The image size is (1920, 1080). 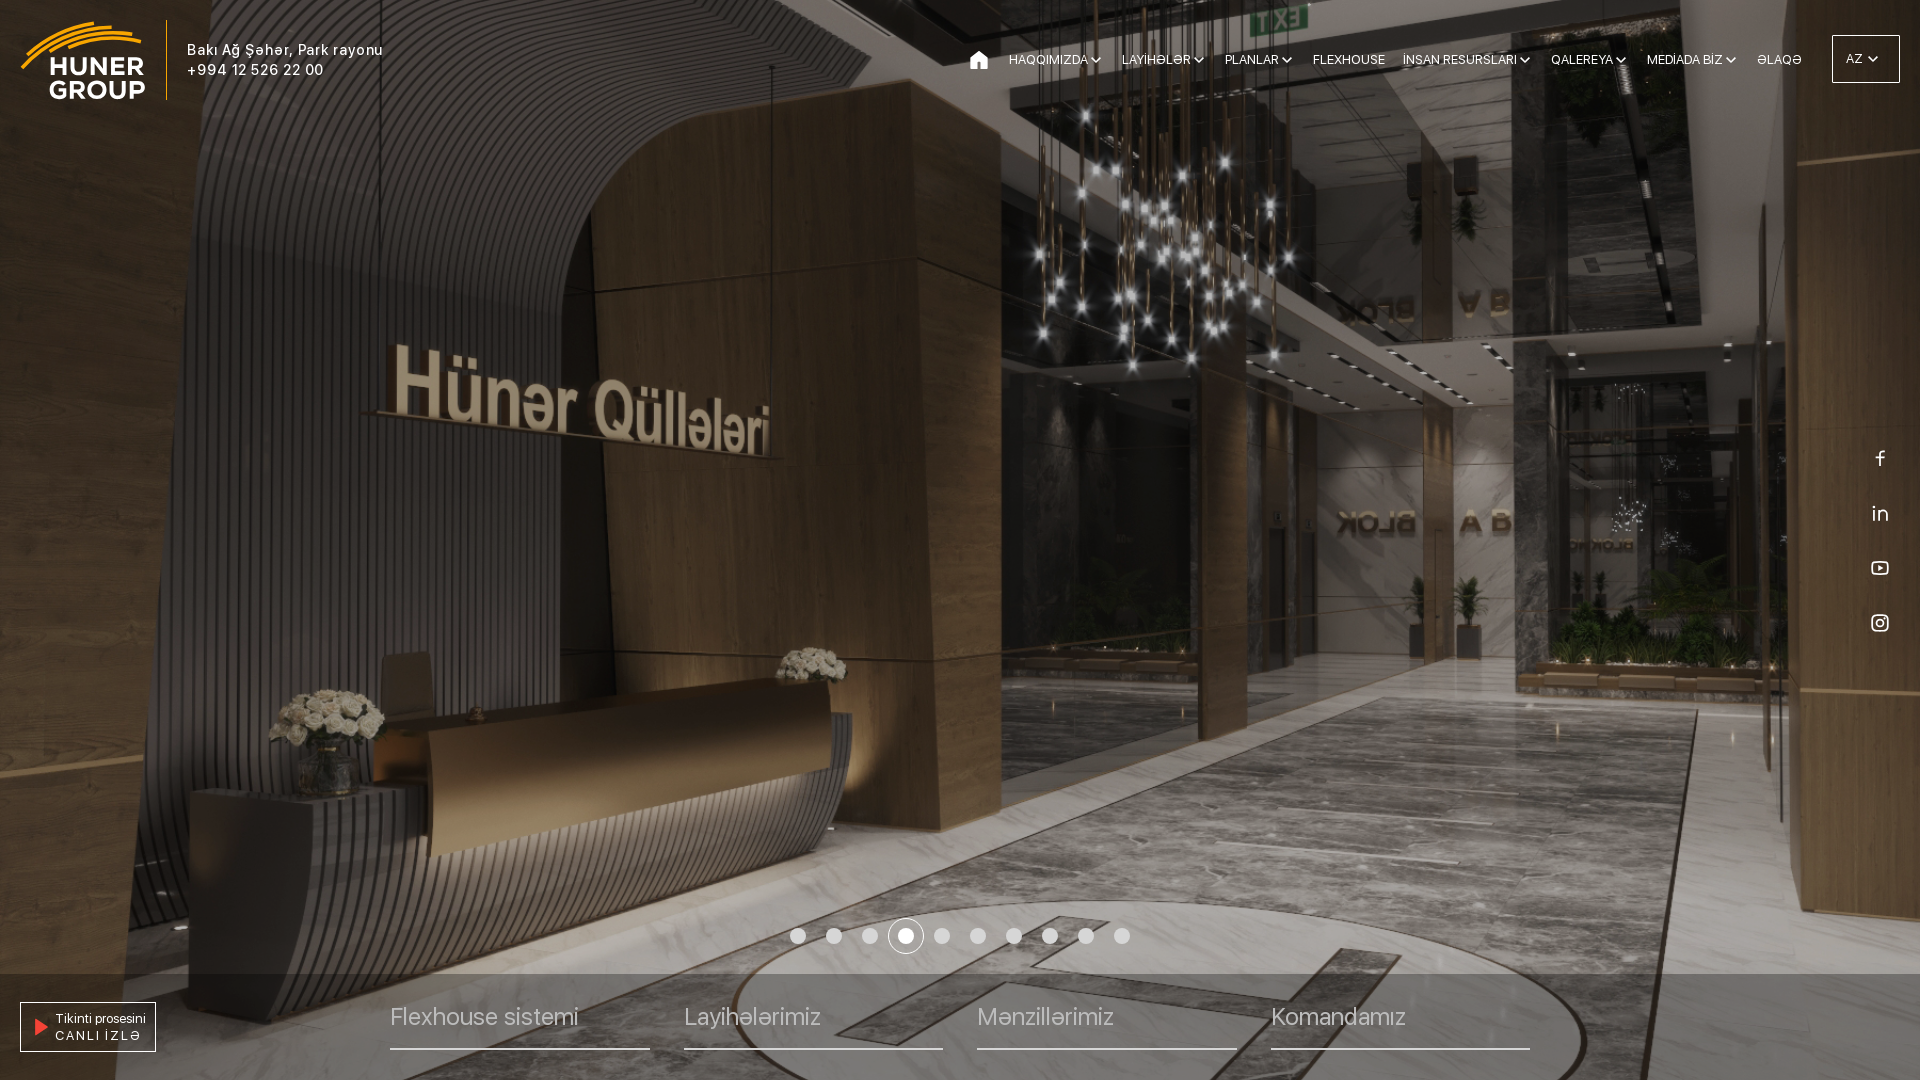 What do you see at coordinates (834, 936) in the screenshot?
I see `'2'` at bounding box center [834, 936].